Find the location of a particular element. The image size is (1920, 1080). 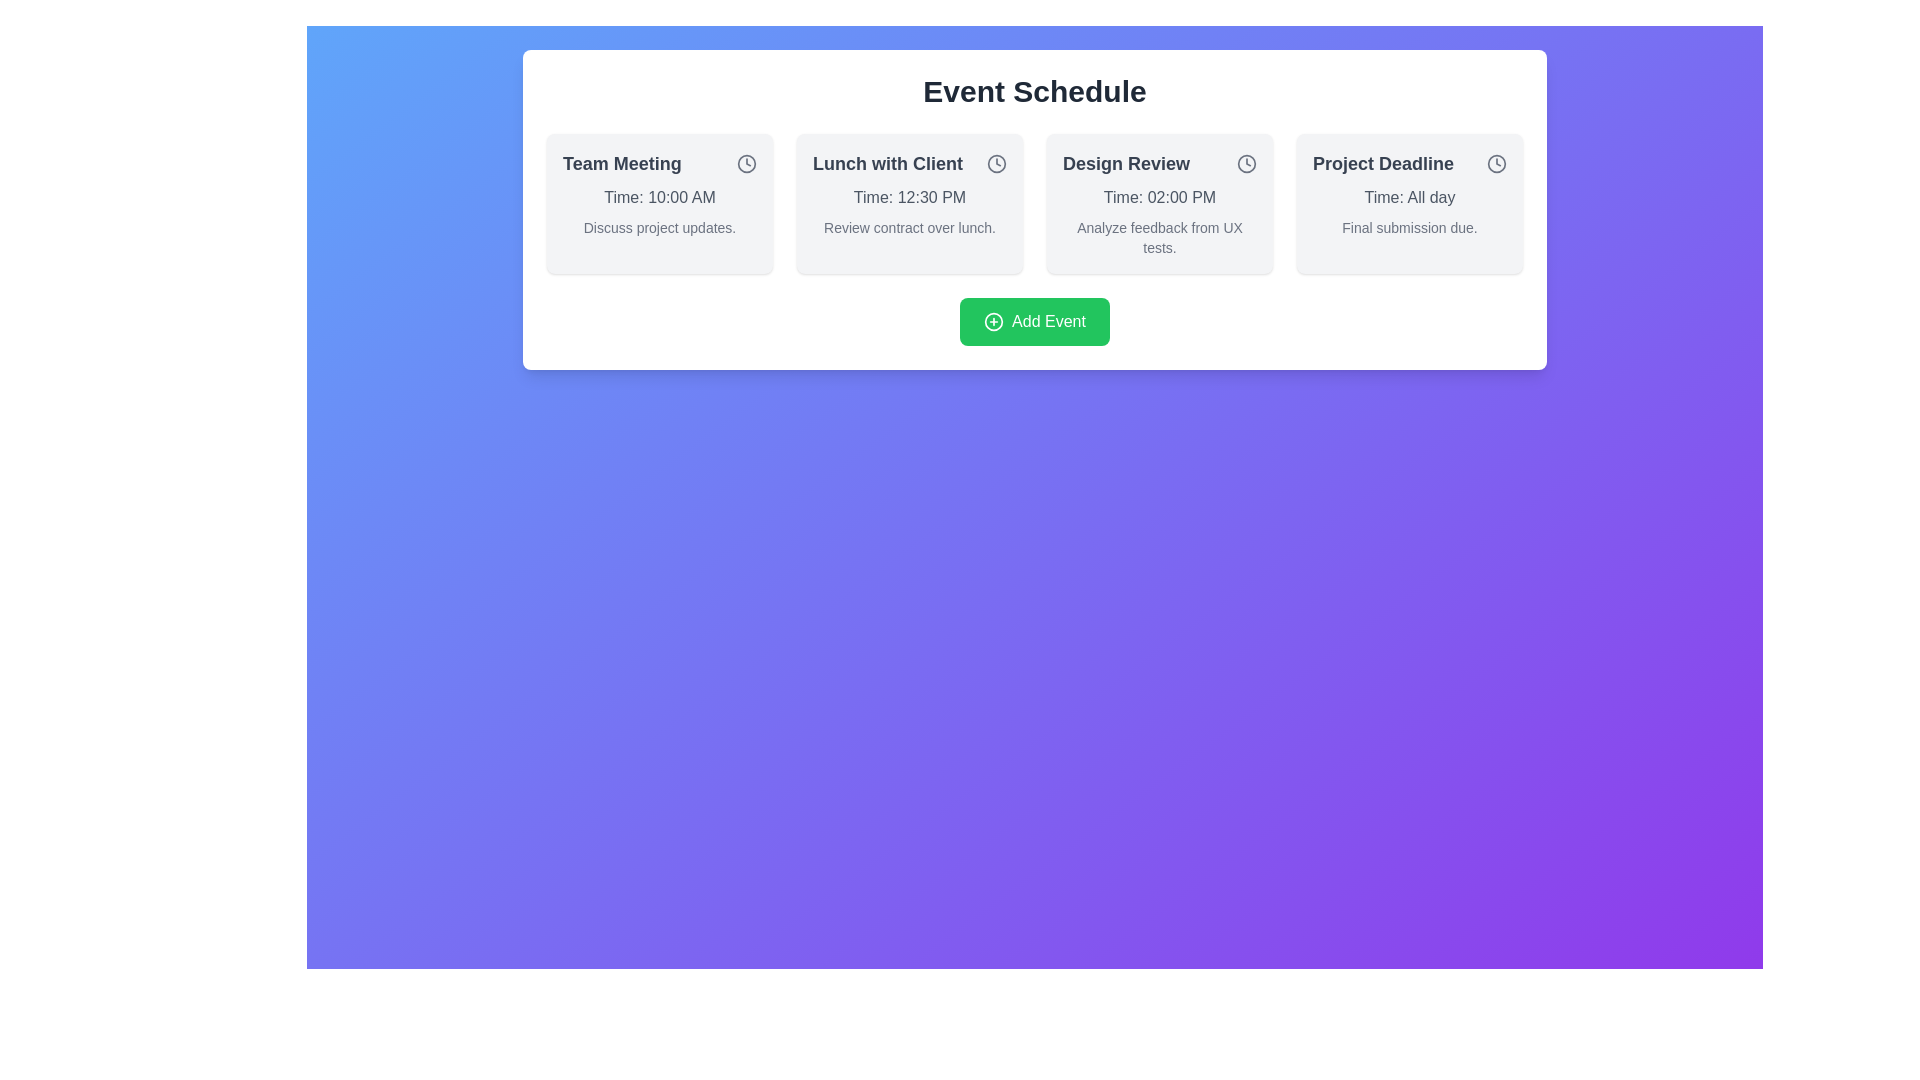

the Text Label displaying 'Lunch with Client', which is prominently styled in bold gray font and located under the 'Event Schedule' heading in the second card of a four-card grid is located at coordinates (909, 163).